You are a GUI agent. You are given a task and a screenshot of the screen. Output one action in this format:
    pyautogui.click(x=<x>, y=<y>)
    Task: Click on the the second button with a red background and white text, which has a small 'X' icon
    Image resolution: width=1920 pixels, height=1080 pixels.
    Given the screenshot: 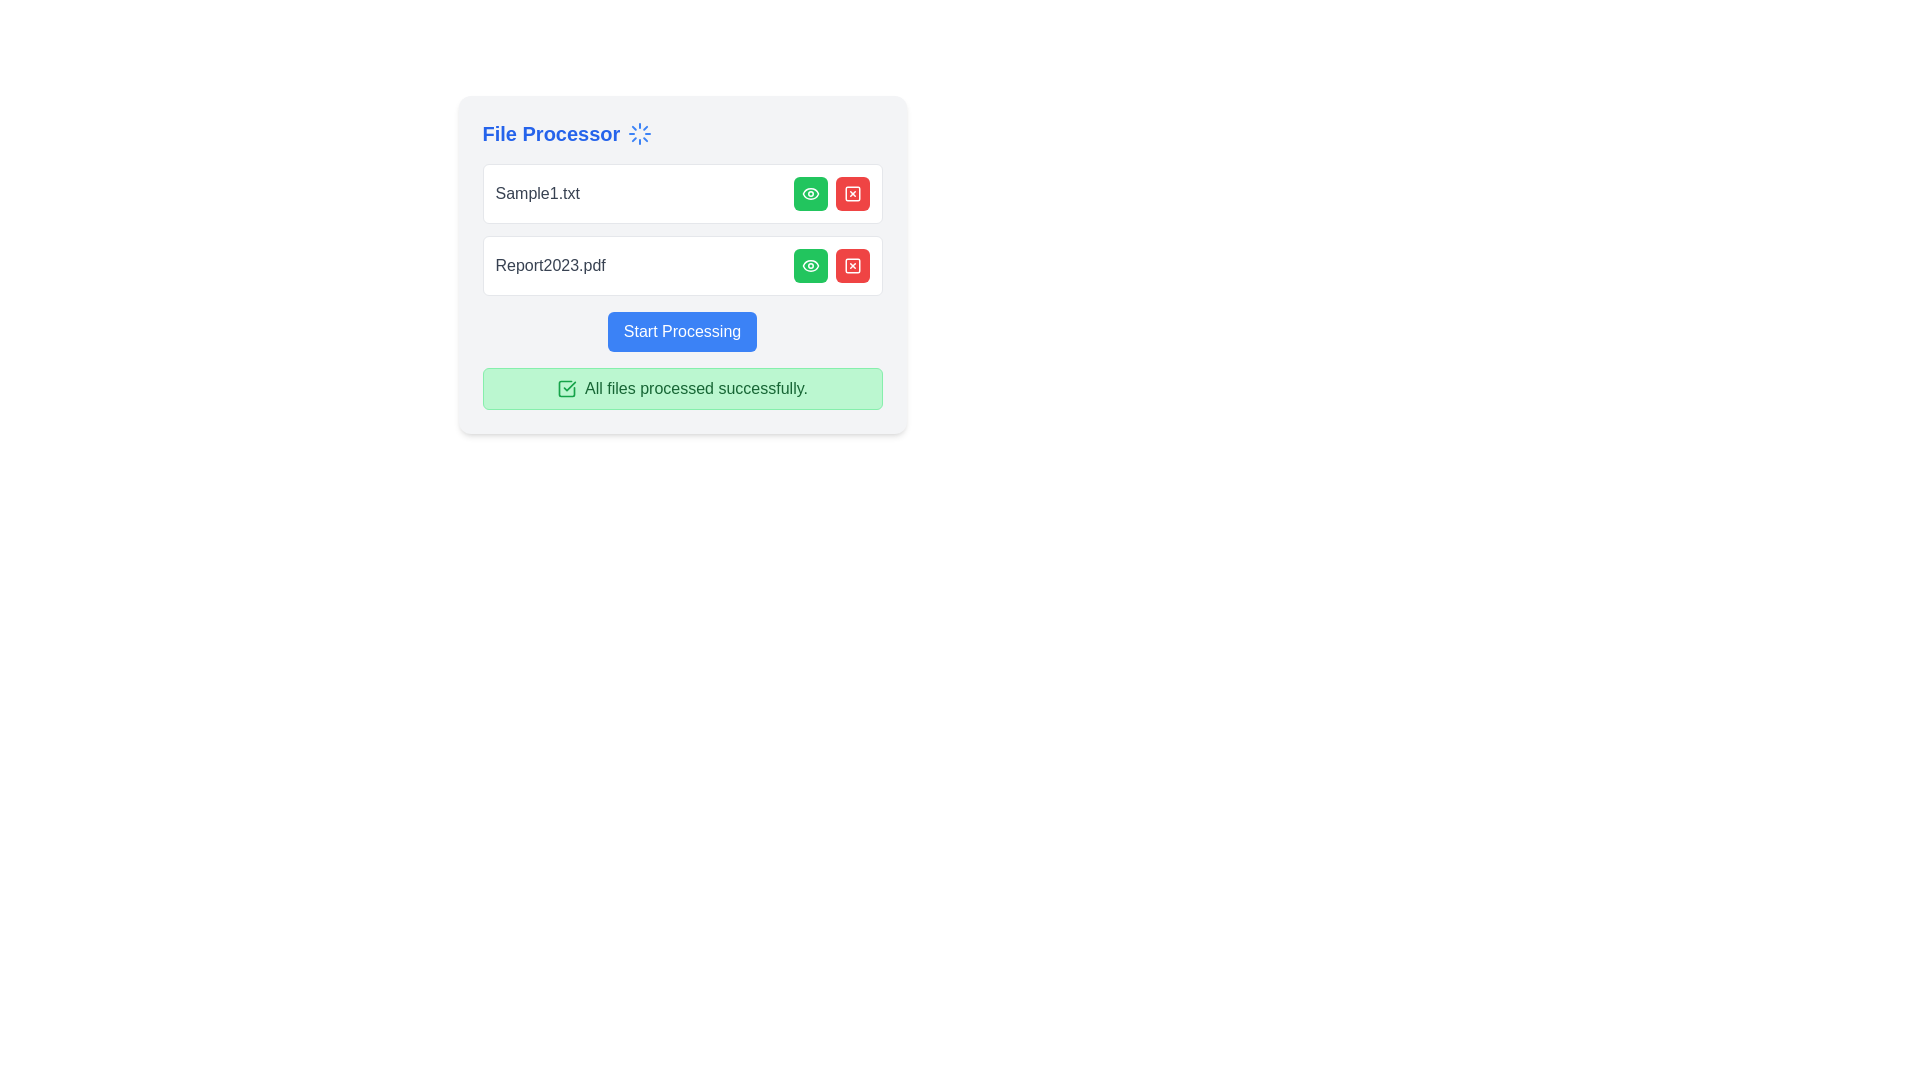 What is the action you would take?
    pyautogui.click(x=852, y=265)
    